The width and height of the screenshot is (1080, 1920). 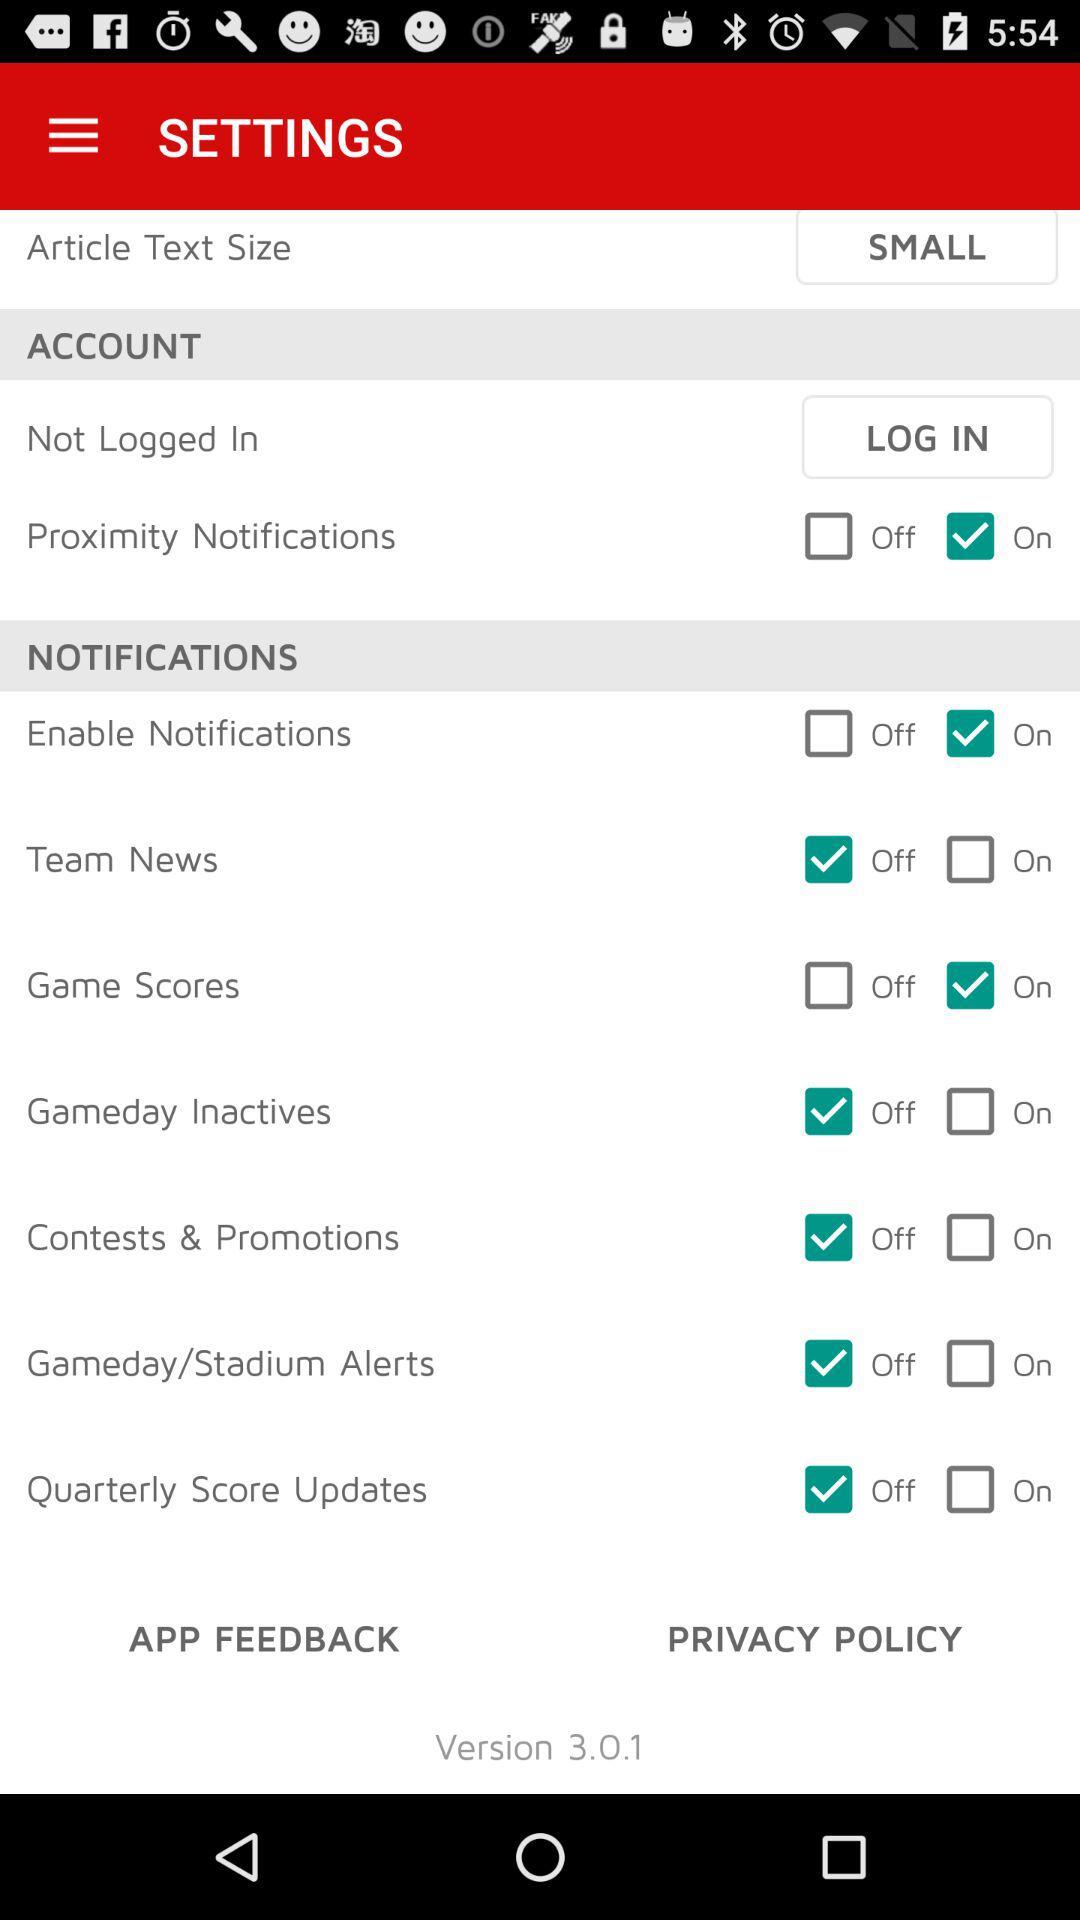 I want to click on the item next to not logged in item, so click(x=927, y=436).